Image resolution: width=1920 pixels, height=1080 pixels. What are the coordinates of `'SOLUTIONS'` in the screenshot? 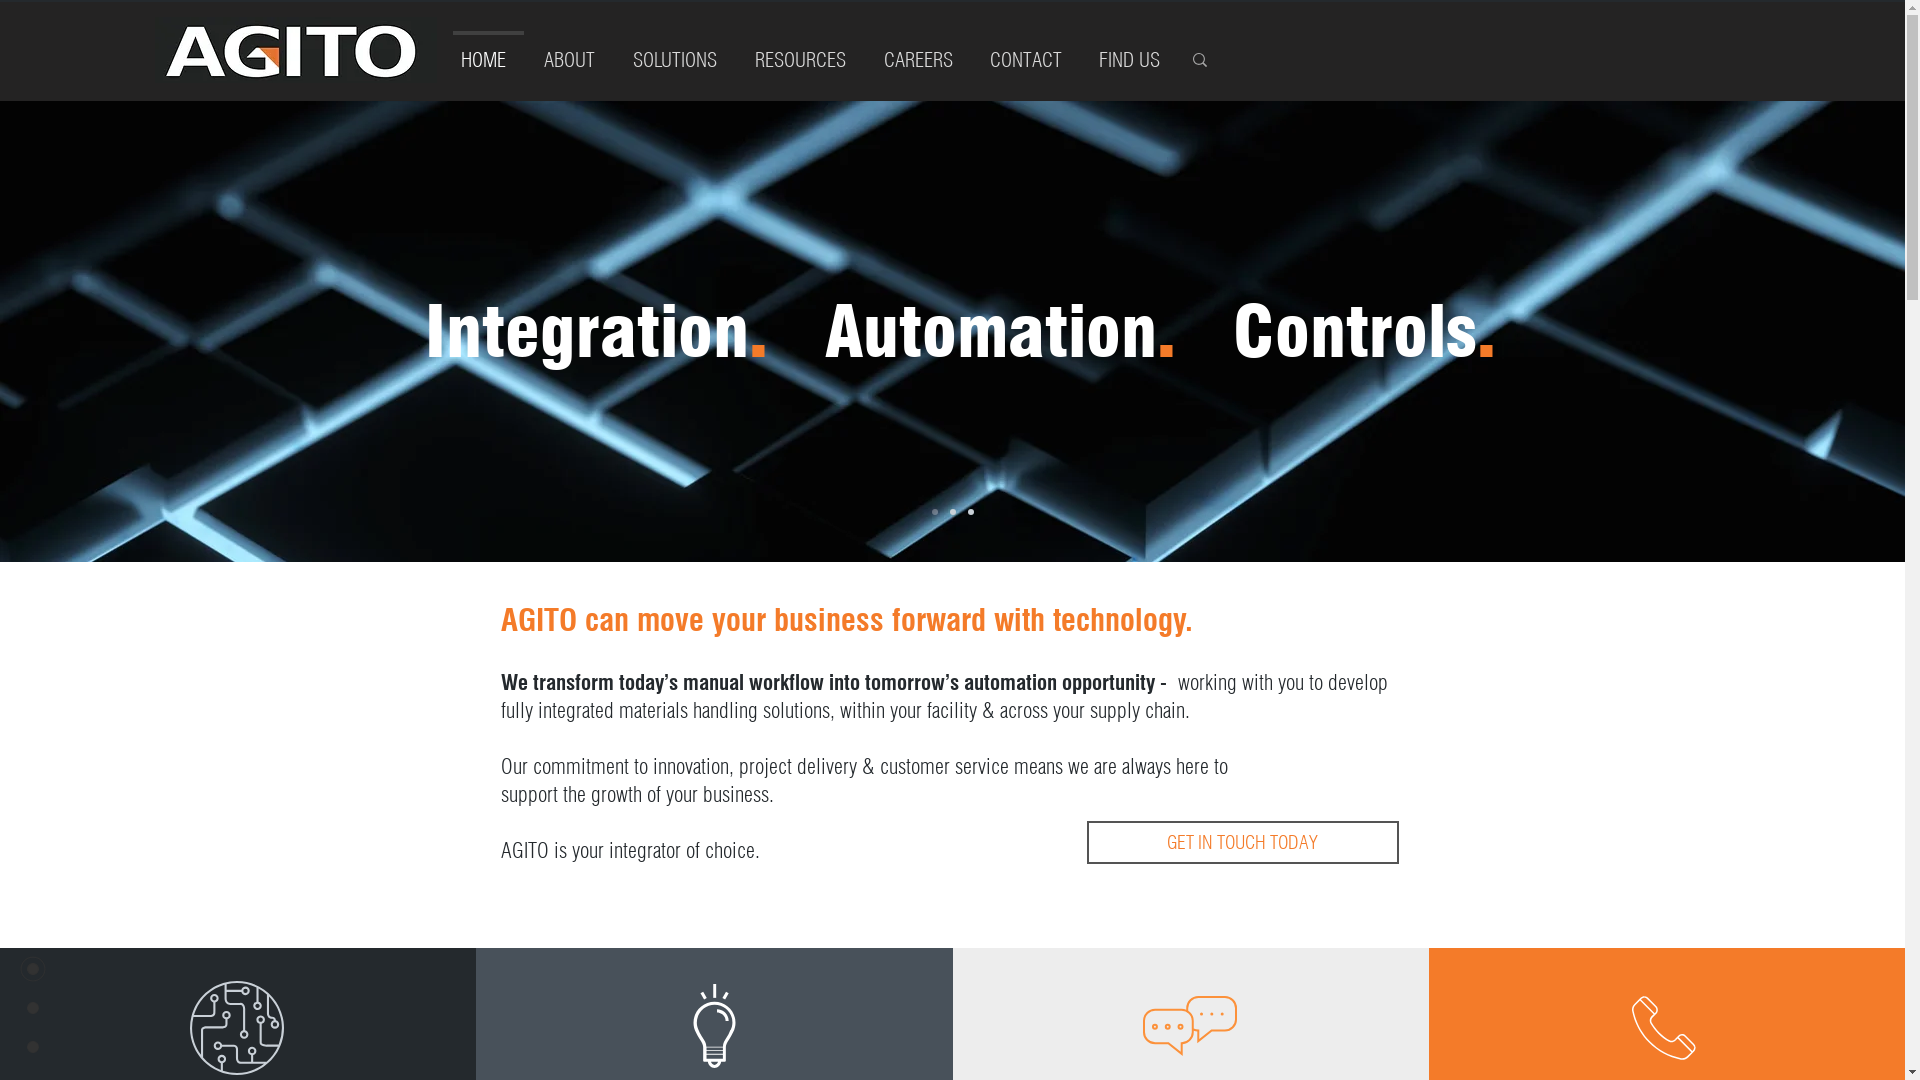 It's located at (680, 49).